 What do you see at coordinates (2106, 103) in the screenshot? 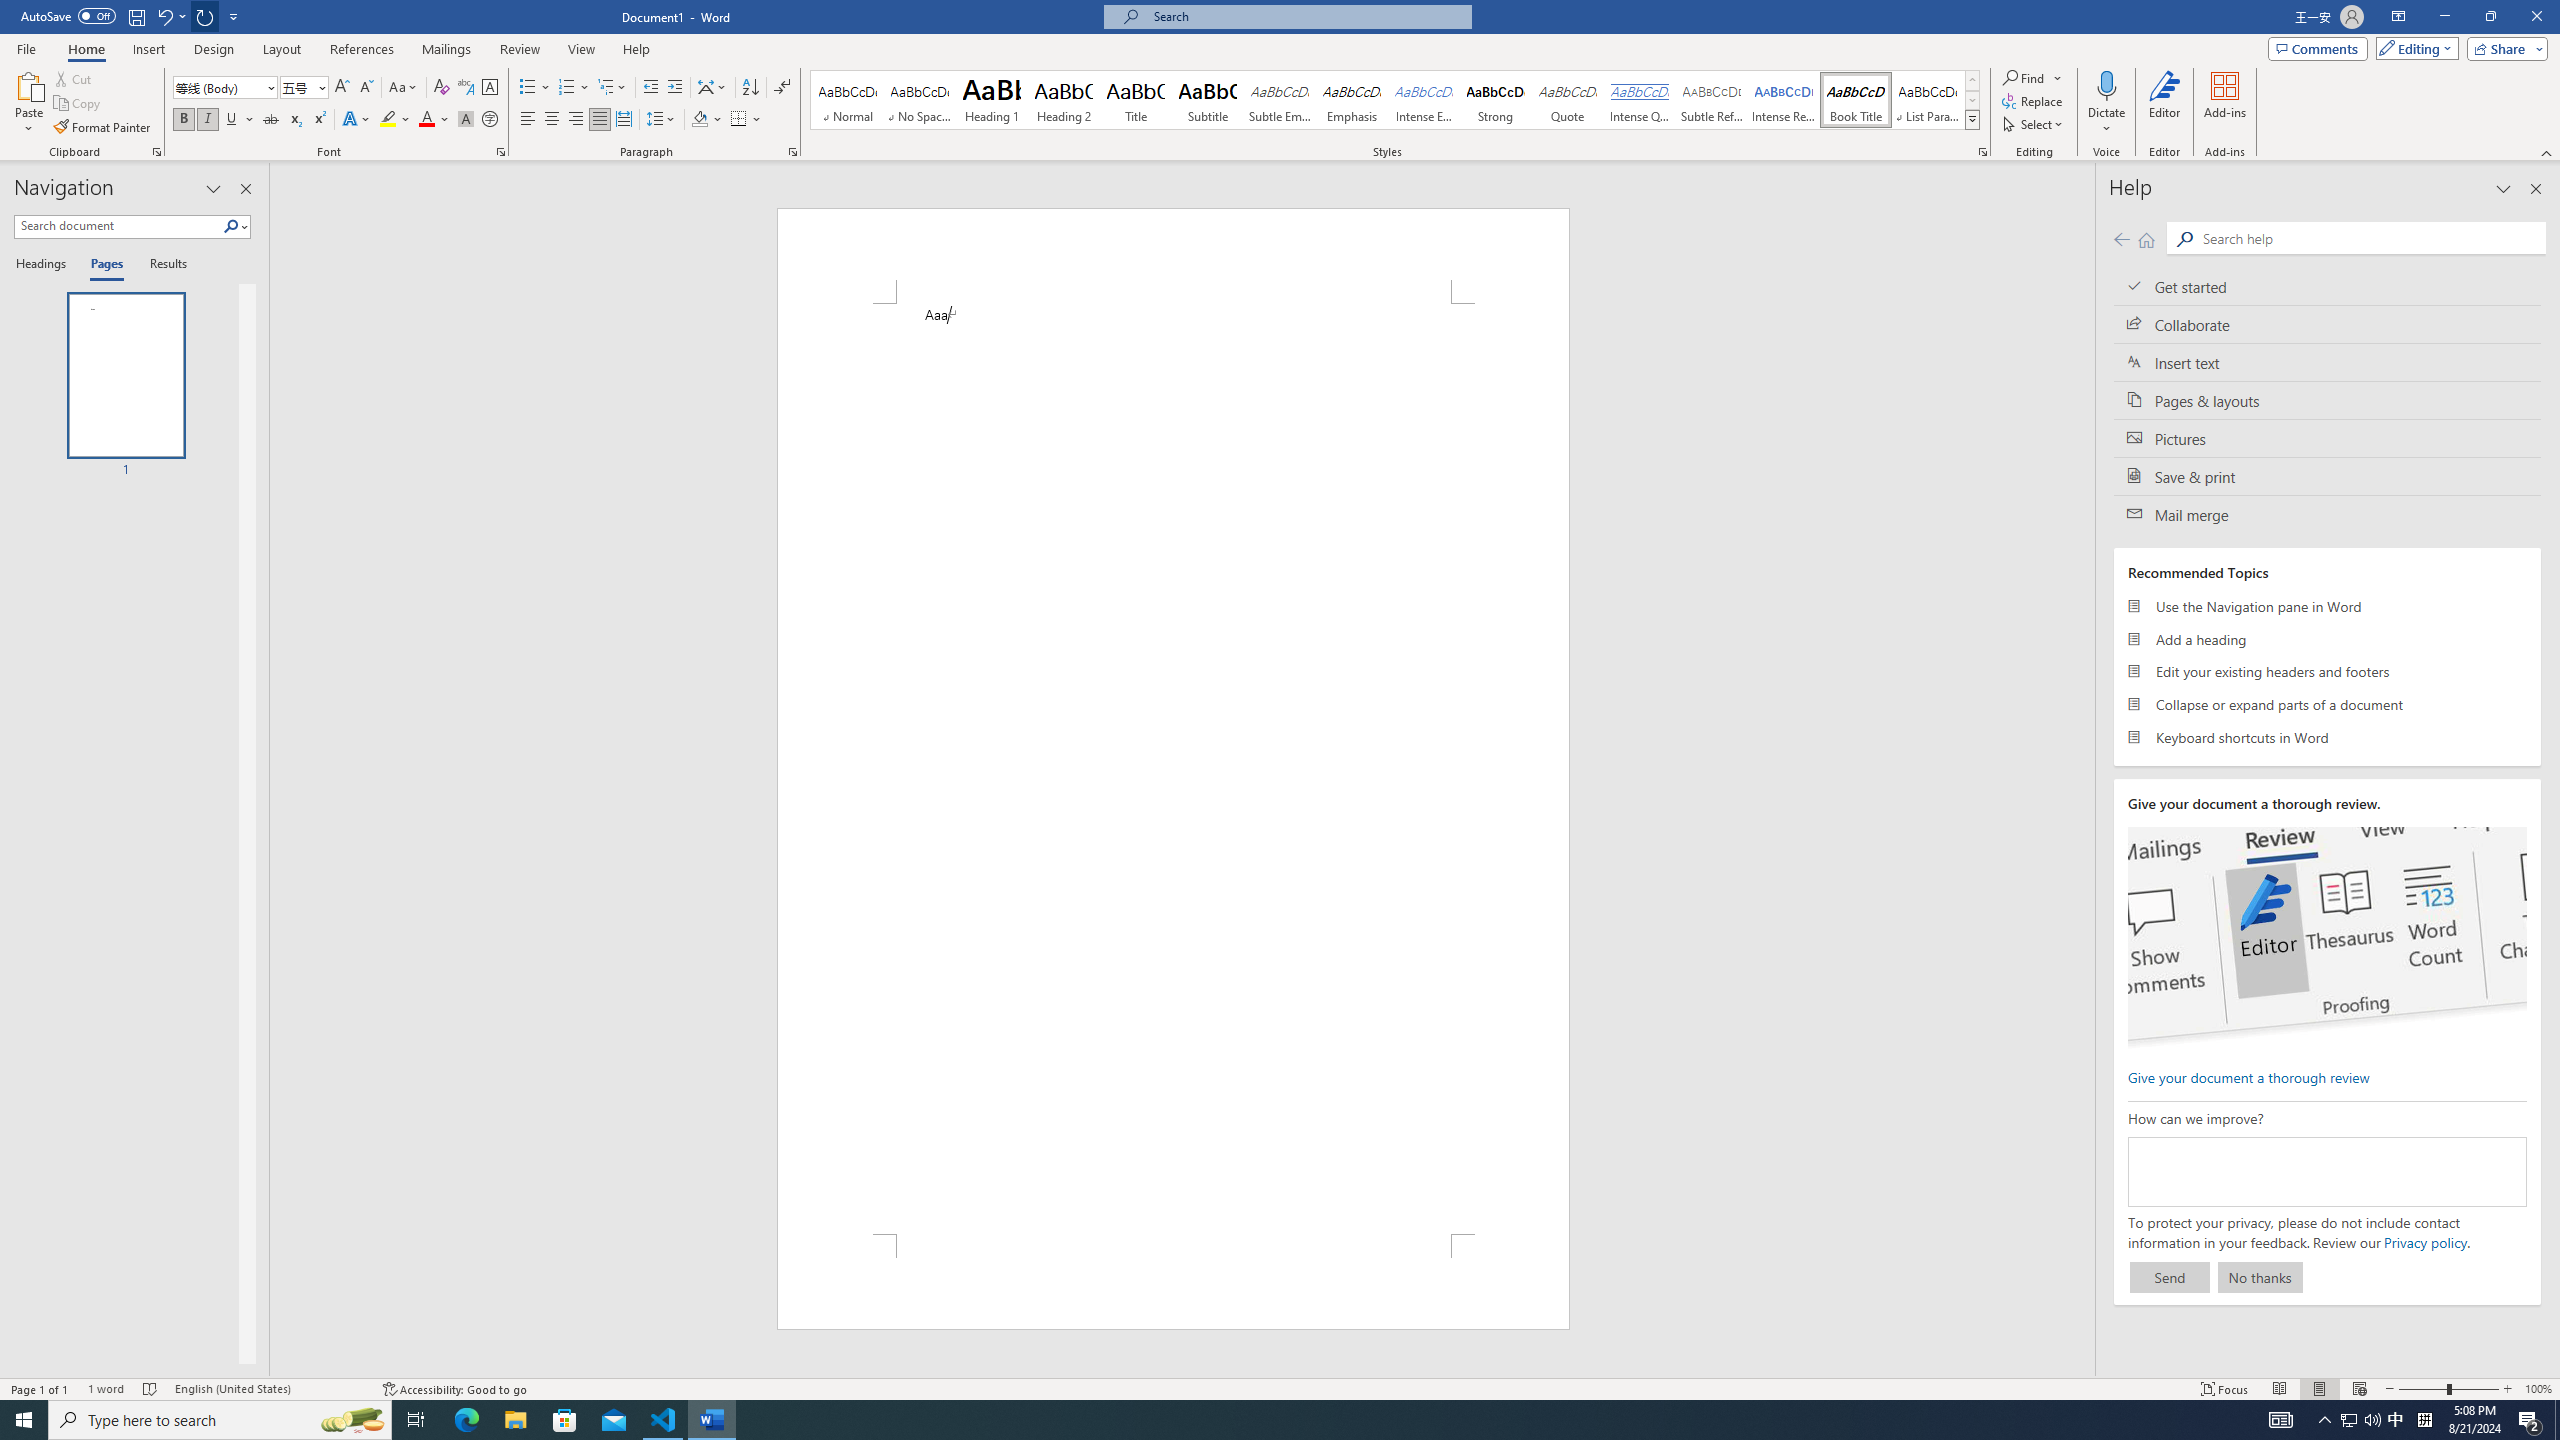
I see `'Dictate'` at bounding box center [2106, 103].